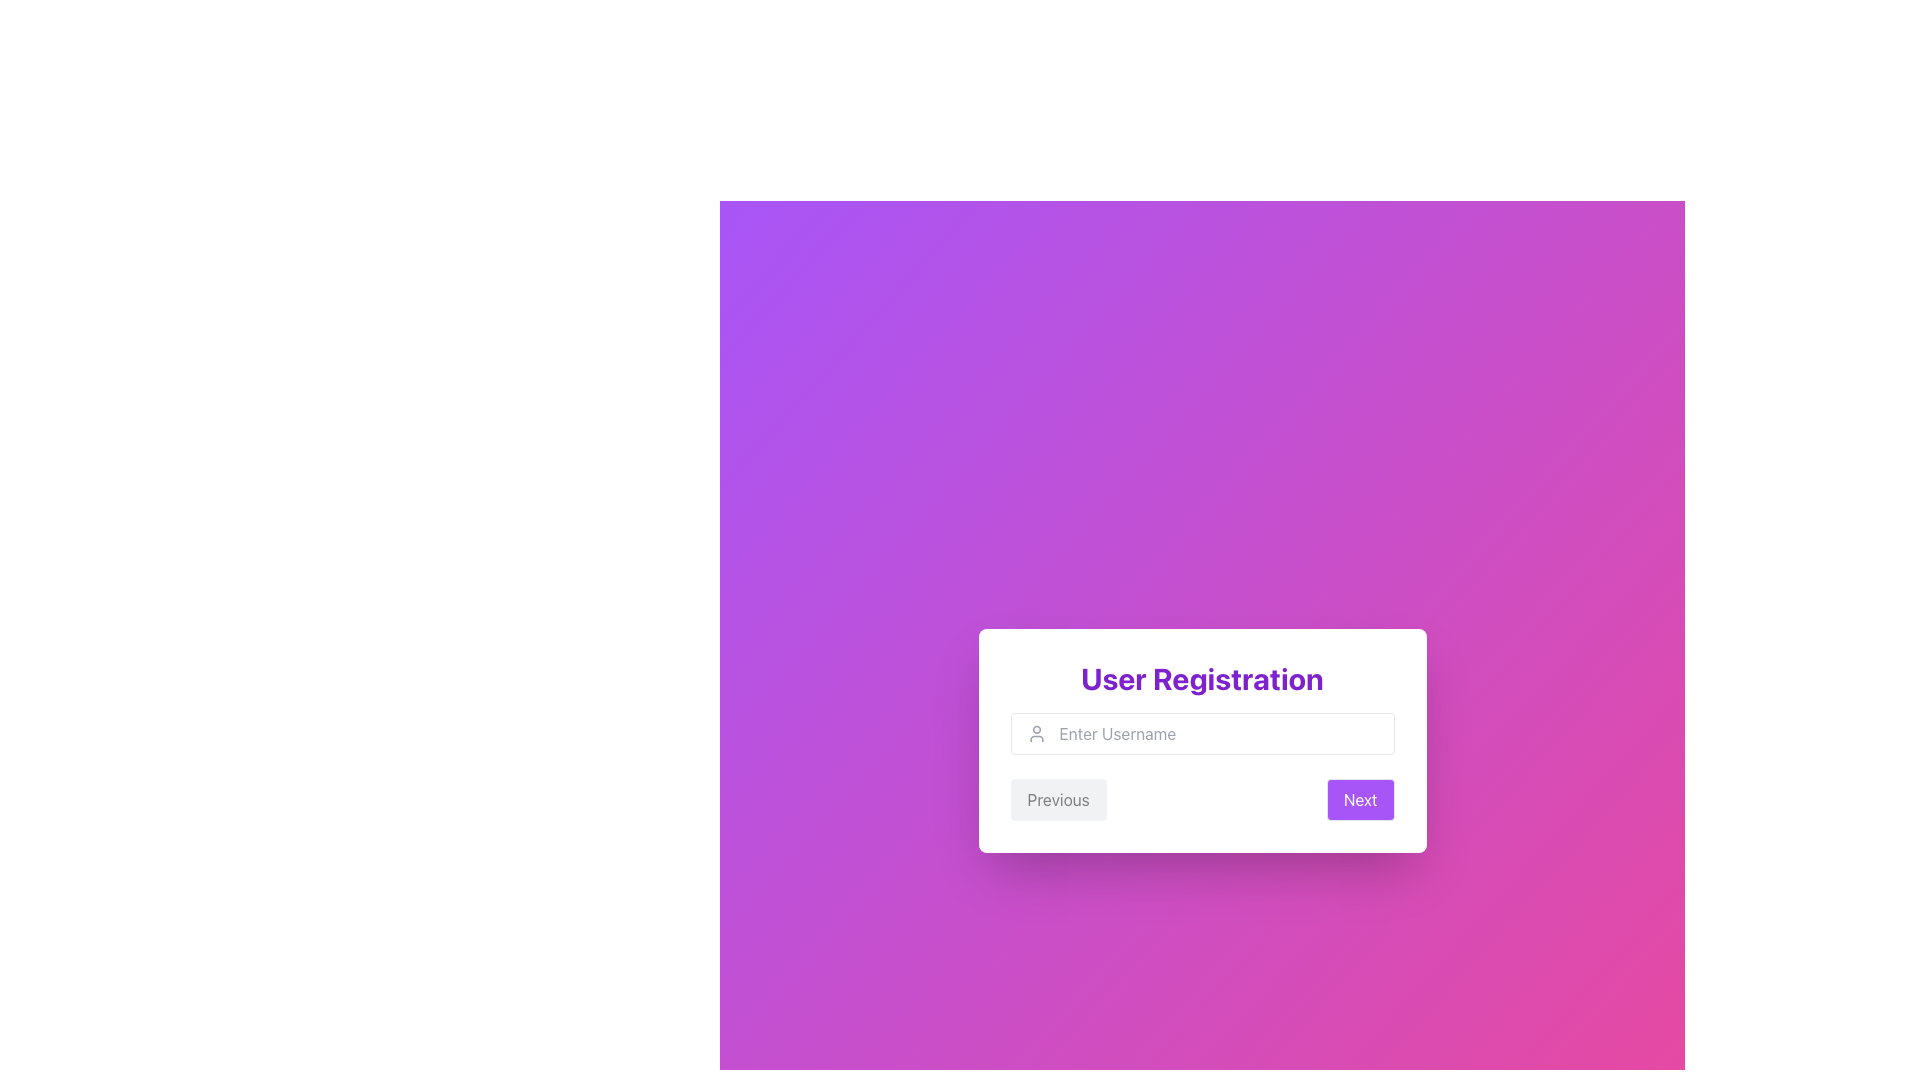 The image size is (1920, 1080). Describe the element at coordinates (1057, 798) in the screenshot. I see `the 'Previous' button located at the bottom left of the 'User Registration' form, which has a subtle gray background and rounded corners` at that location.